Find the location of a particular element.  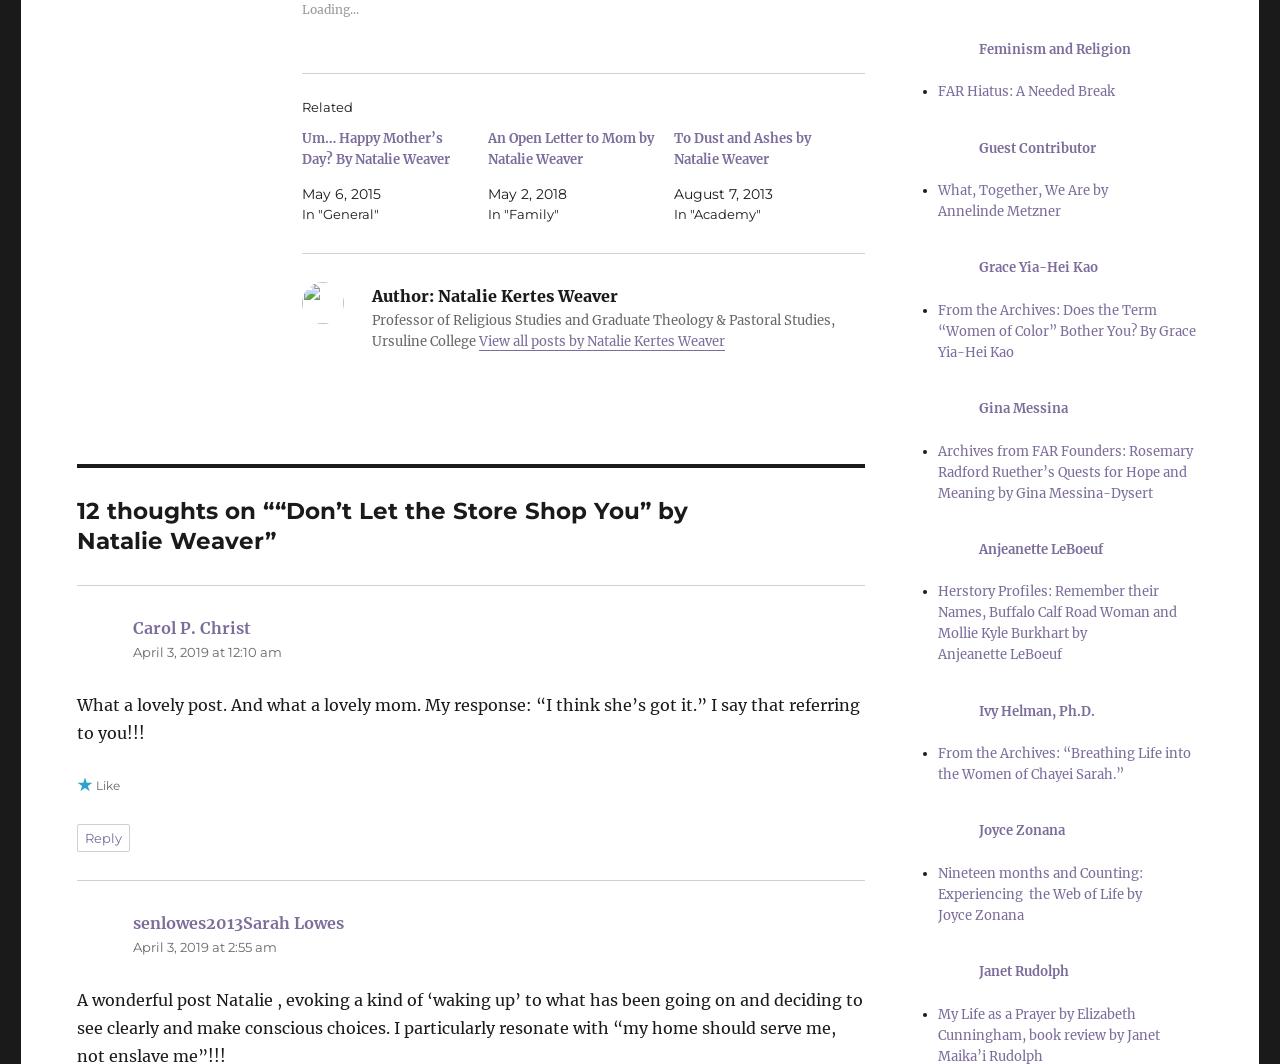

'Gina Messina' is located at coordinates (1023, 408).